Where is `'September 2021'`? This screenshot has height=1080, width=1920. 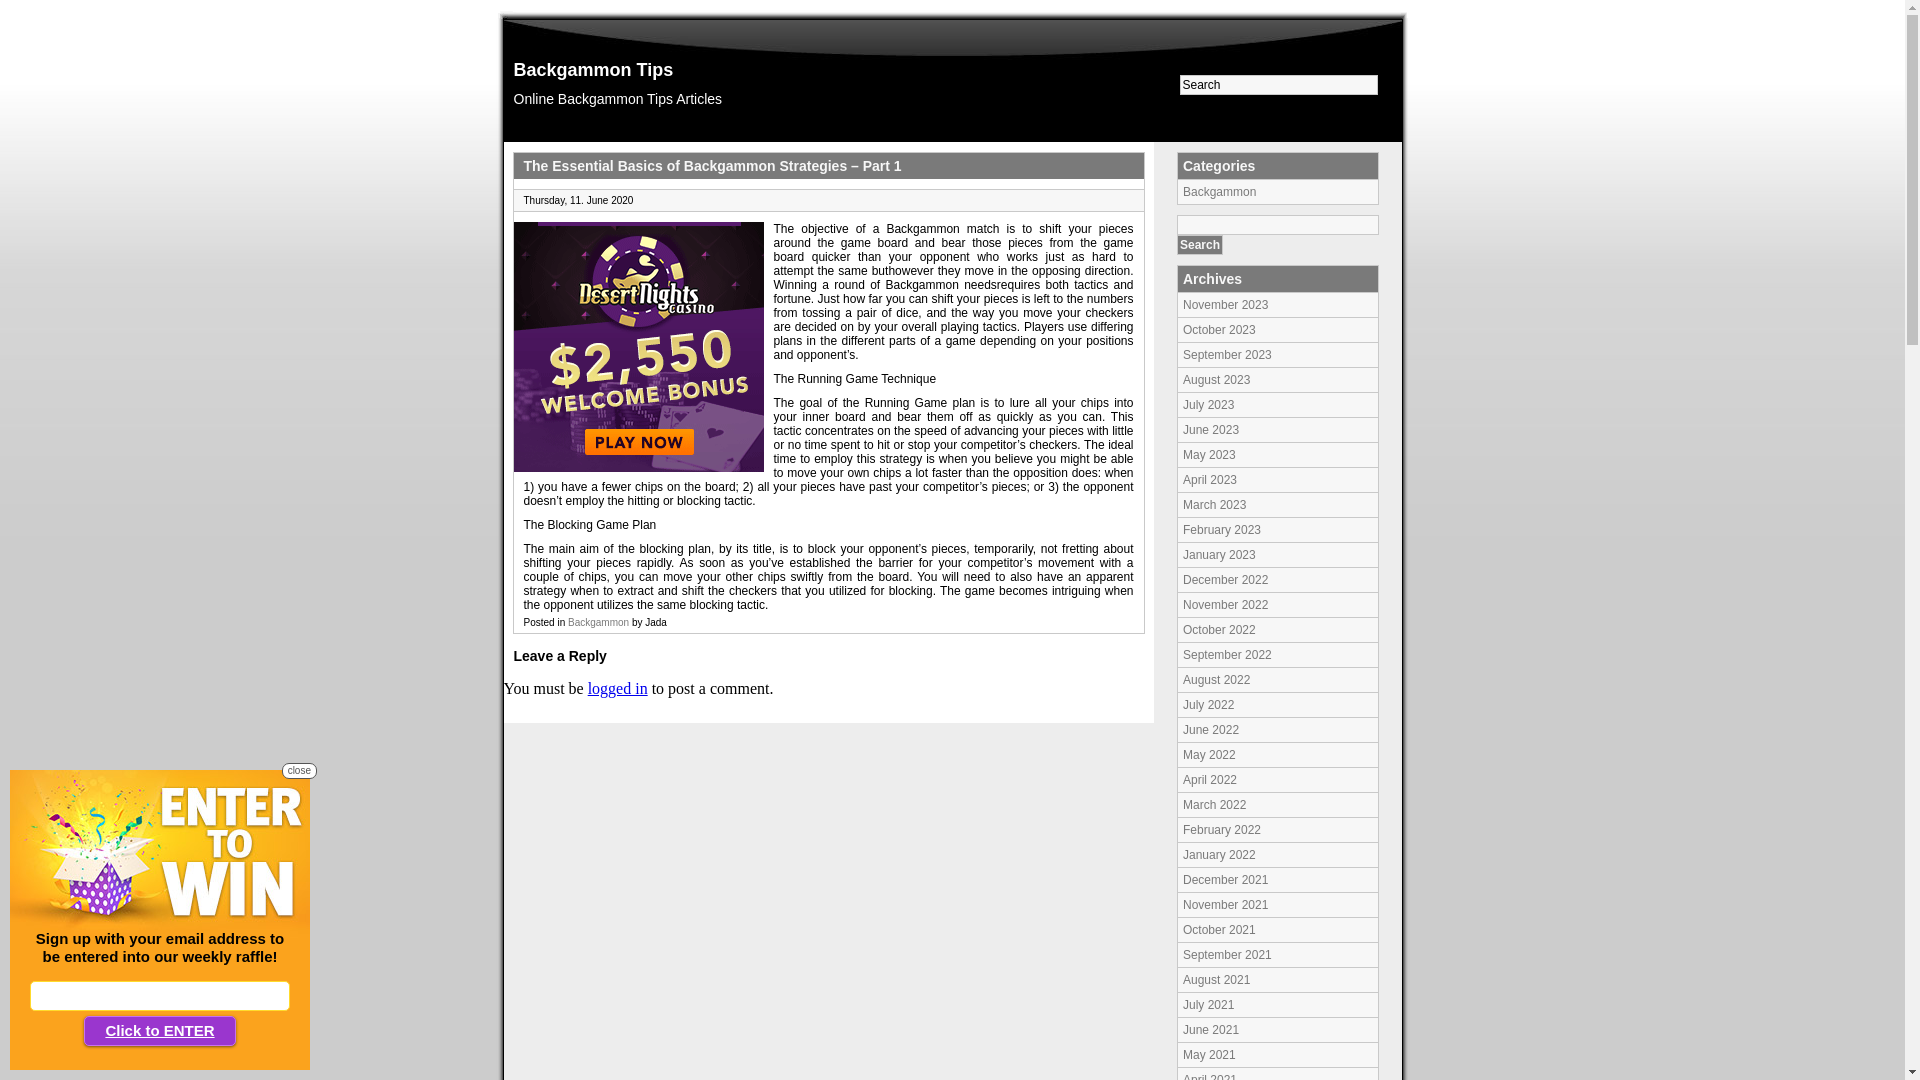
'September 2021' is located at coordinates (1182, 954).